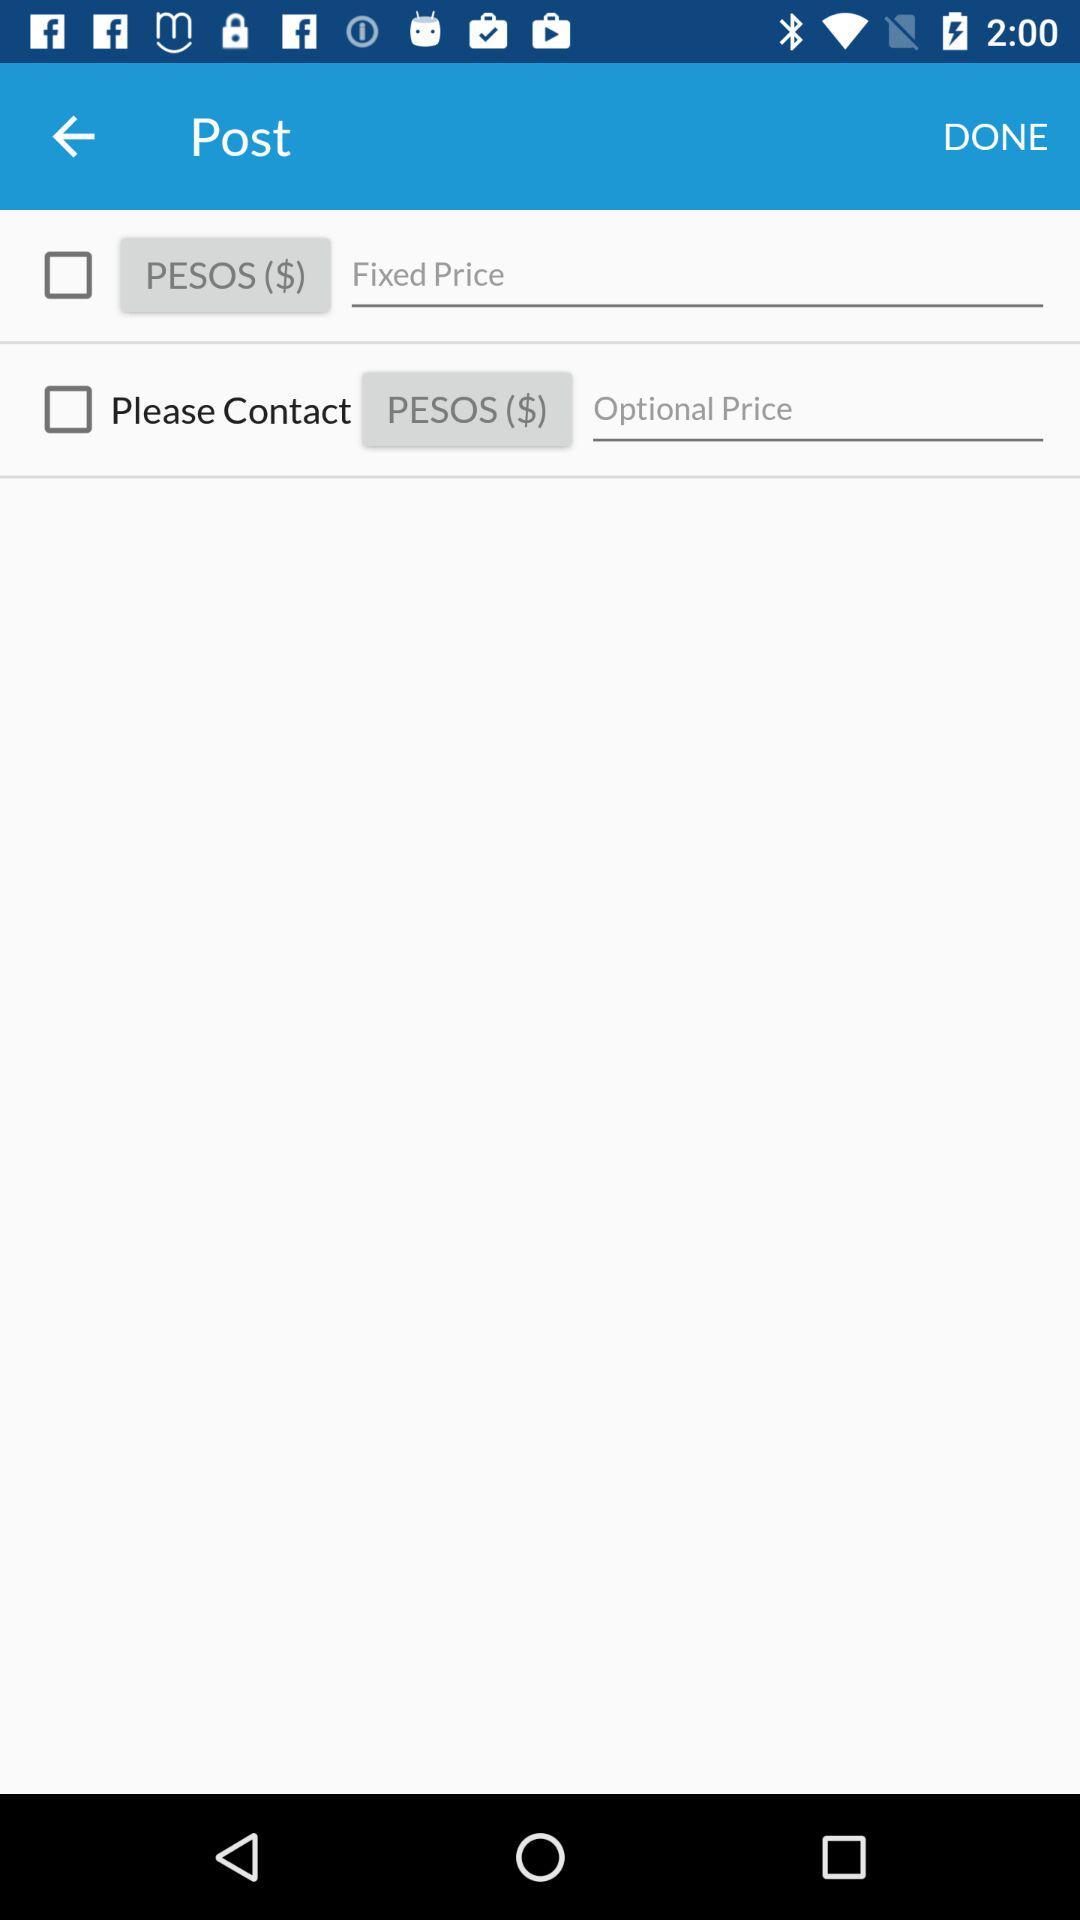  What do you see at coordinates (696, 274) in the screenshot?
I see `item to the right of pesos ($) item` at bounding box center [696, 274].